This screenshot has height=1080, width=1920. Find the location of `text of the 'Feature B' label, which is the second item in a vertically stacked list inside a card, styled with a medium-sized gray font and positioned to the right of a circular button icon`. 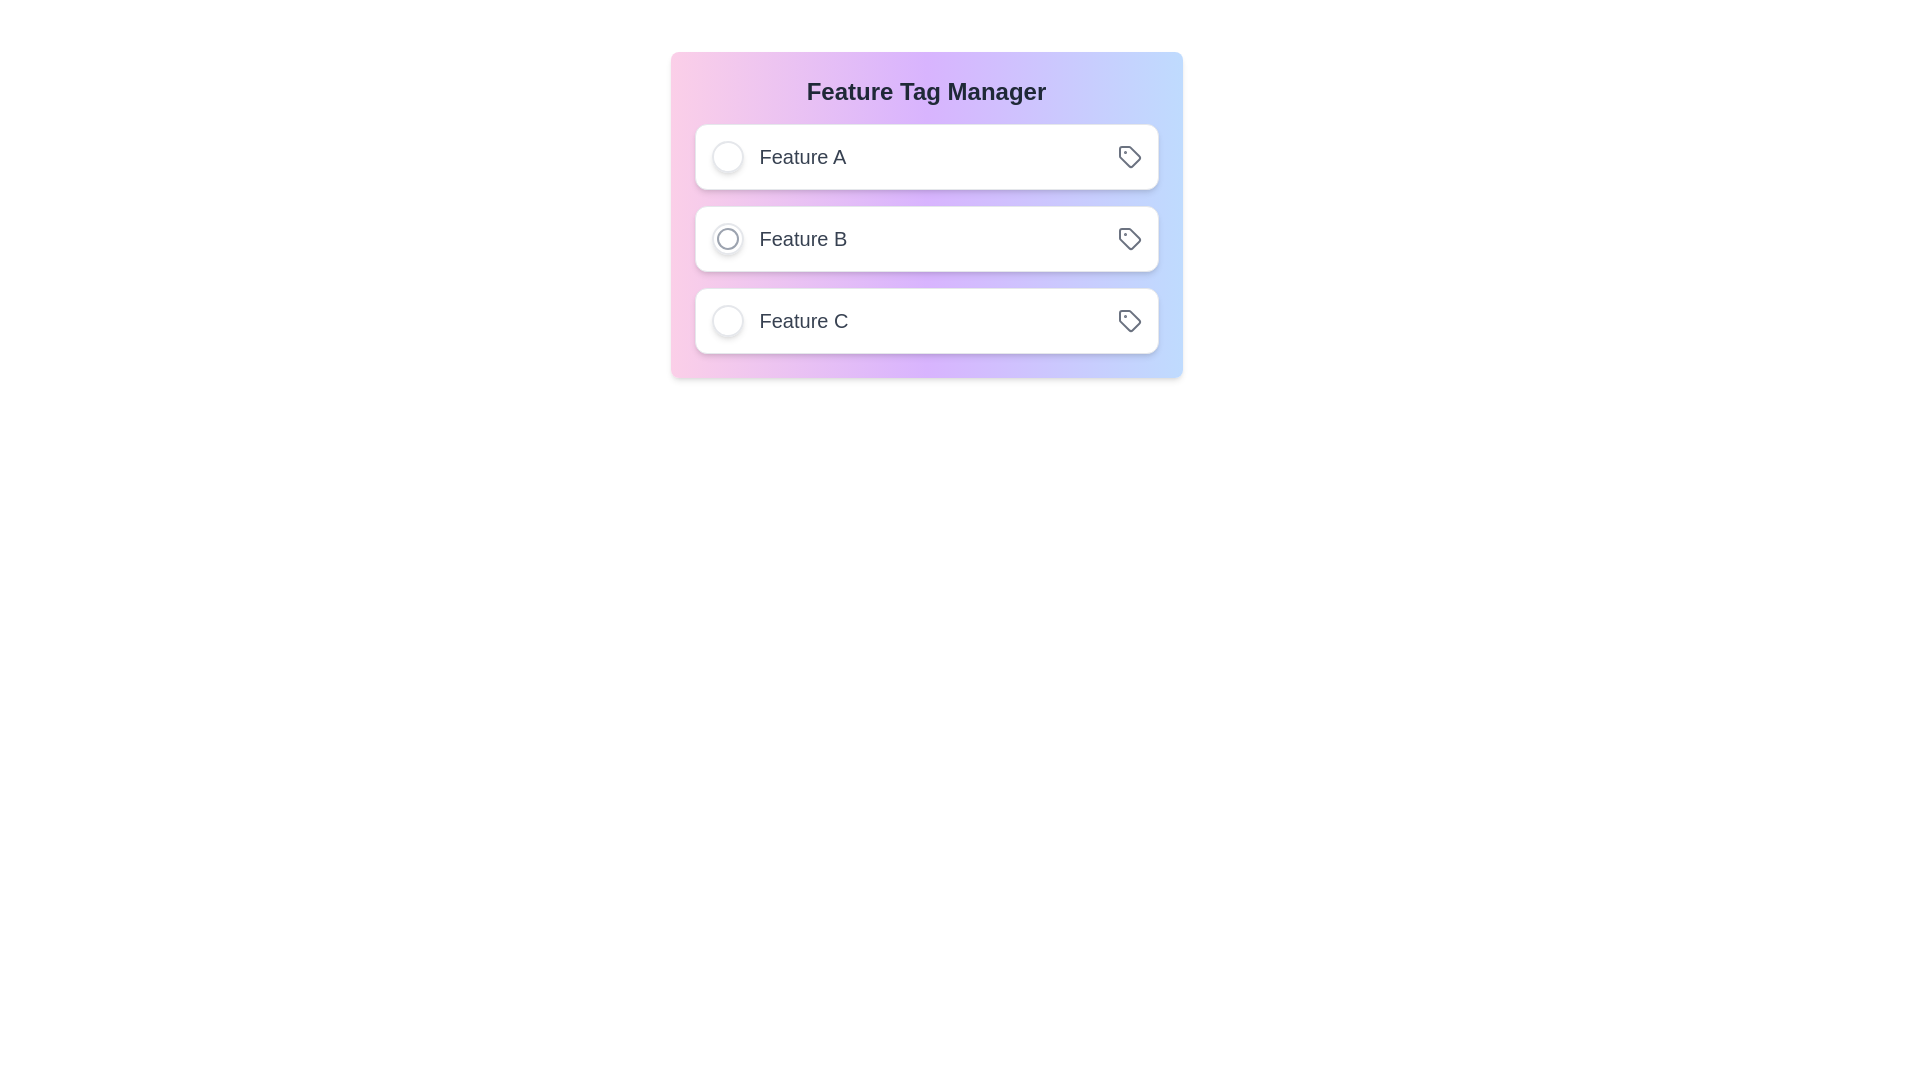

text of the 'Feature B' label, which is the second item in a vertically stacked list inside a card, styled with a medium-sized gray font and positioned to the right of a circular button icon is located at coordinates (778, 238).